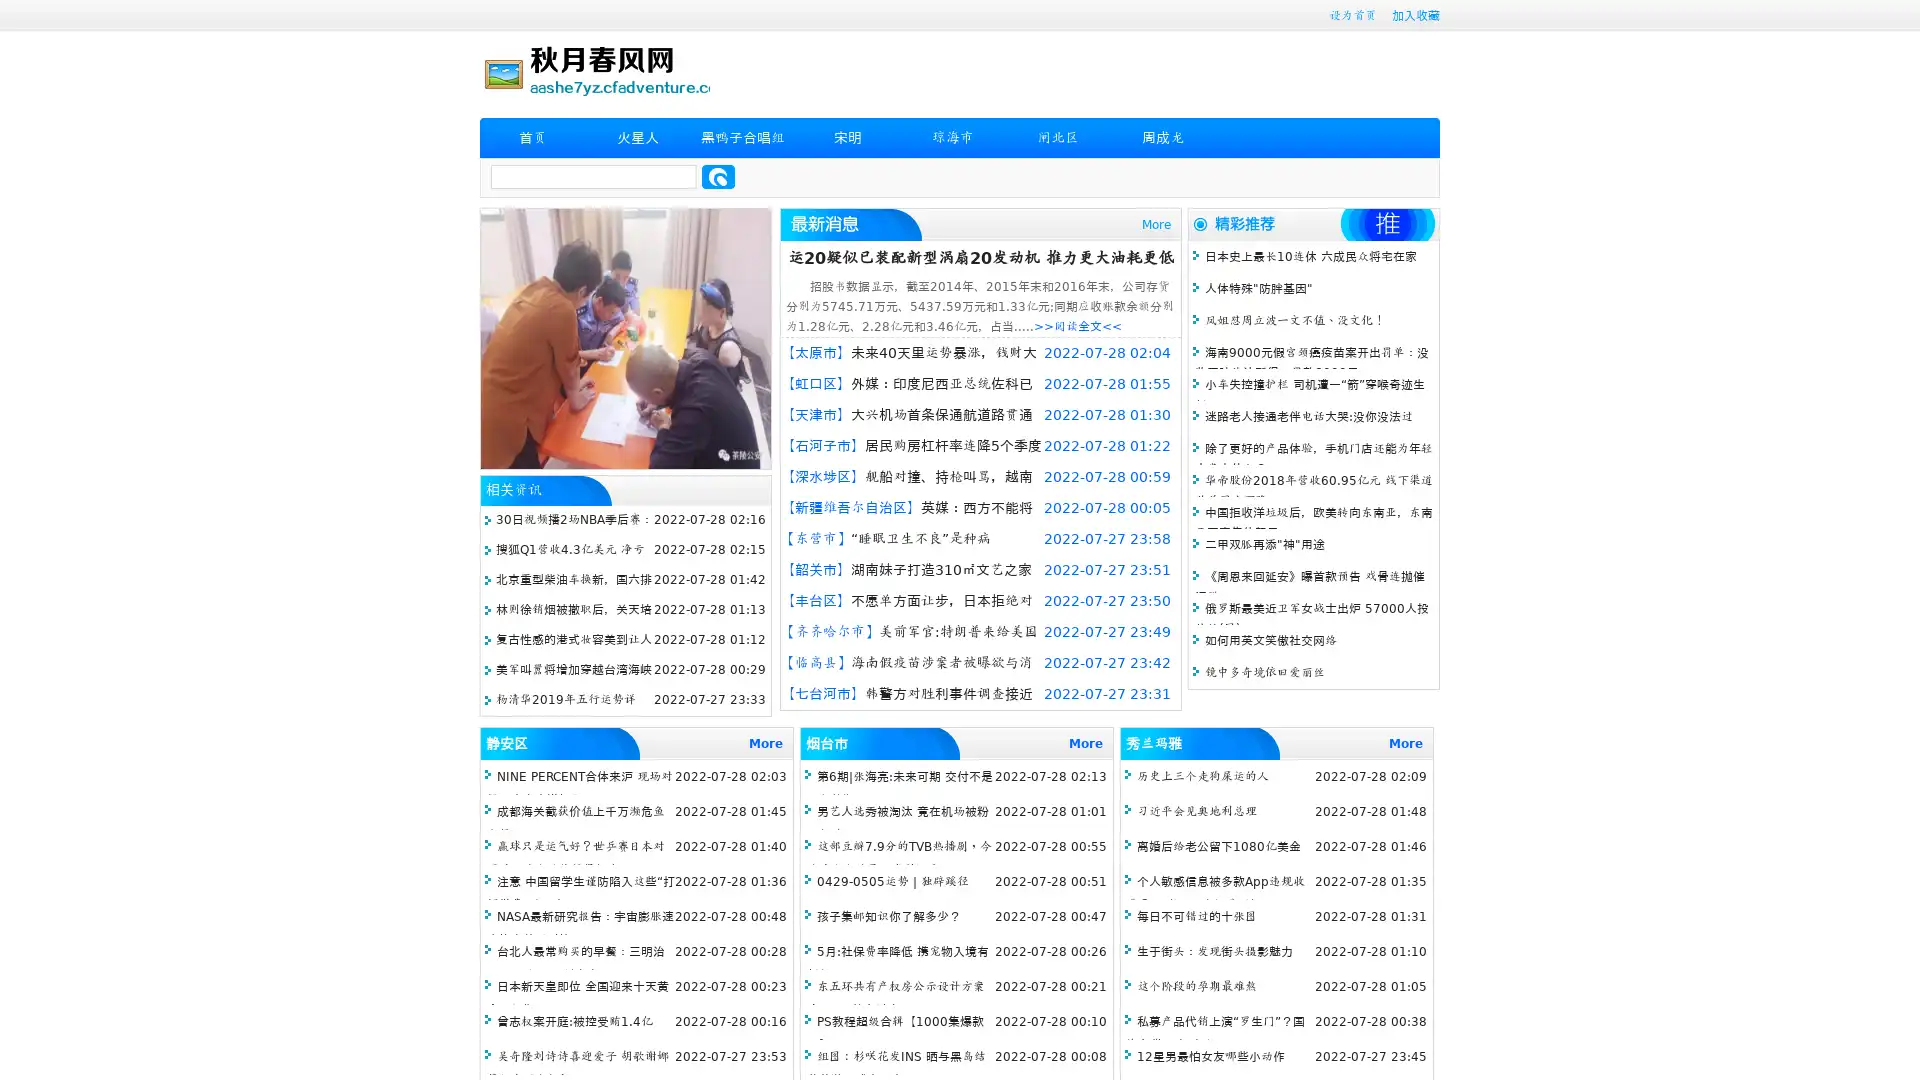 Image resolution: width=1920 pixels, height=1080 pixels. I want to click on Search, so click(718, 176).